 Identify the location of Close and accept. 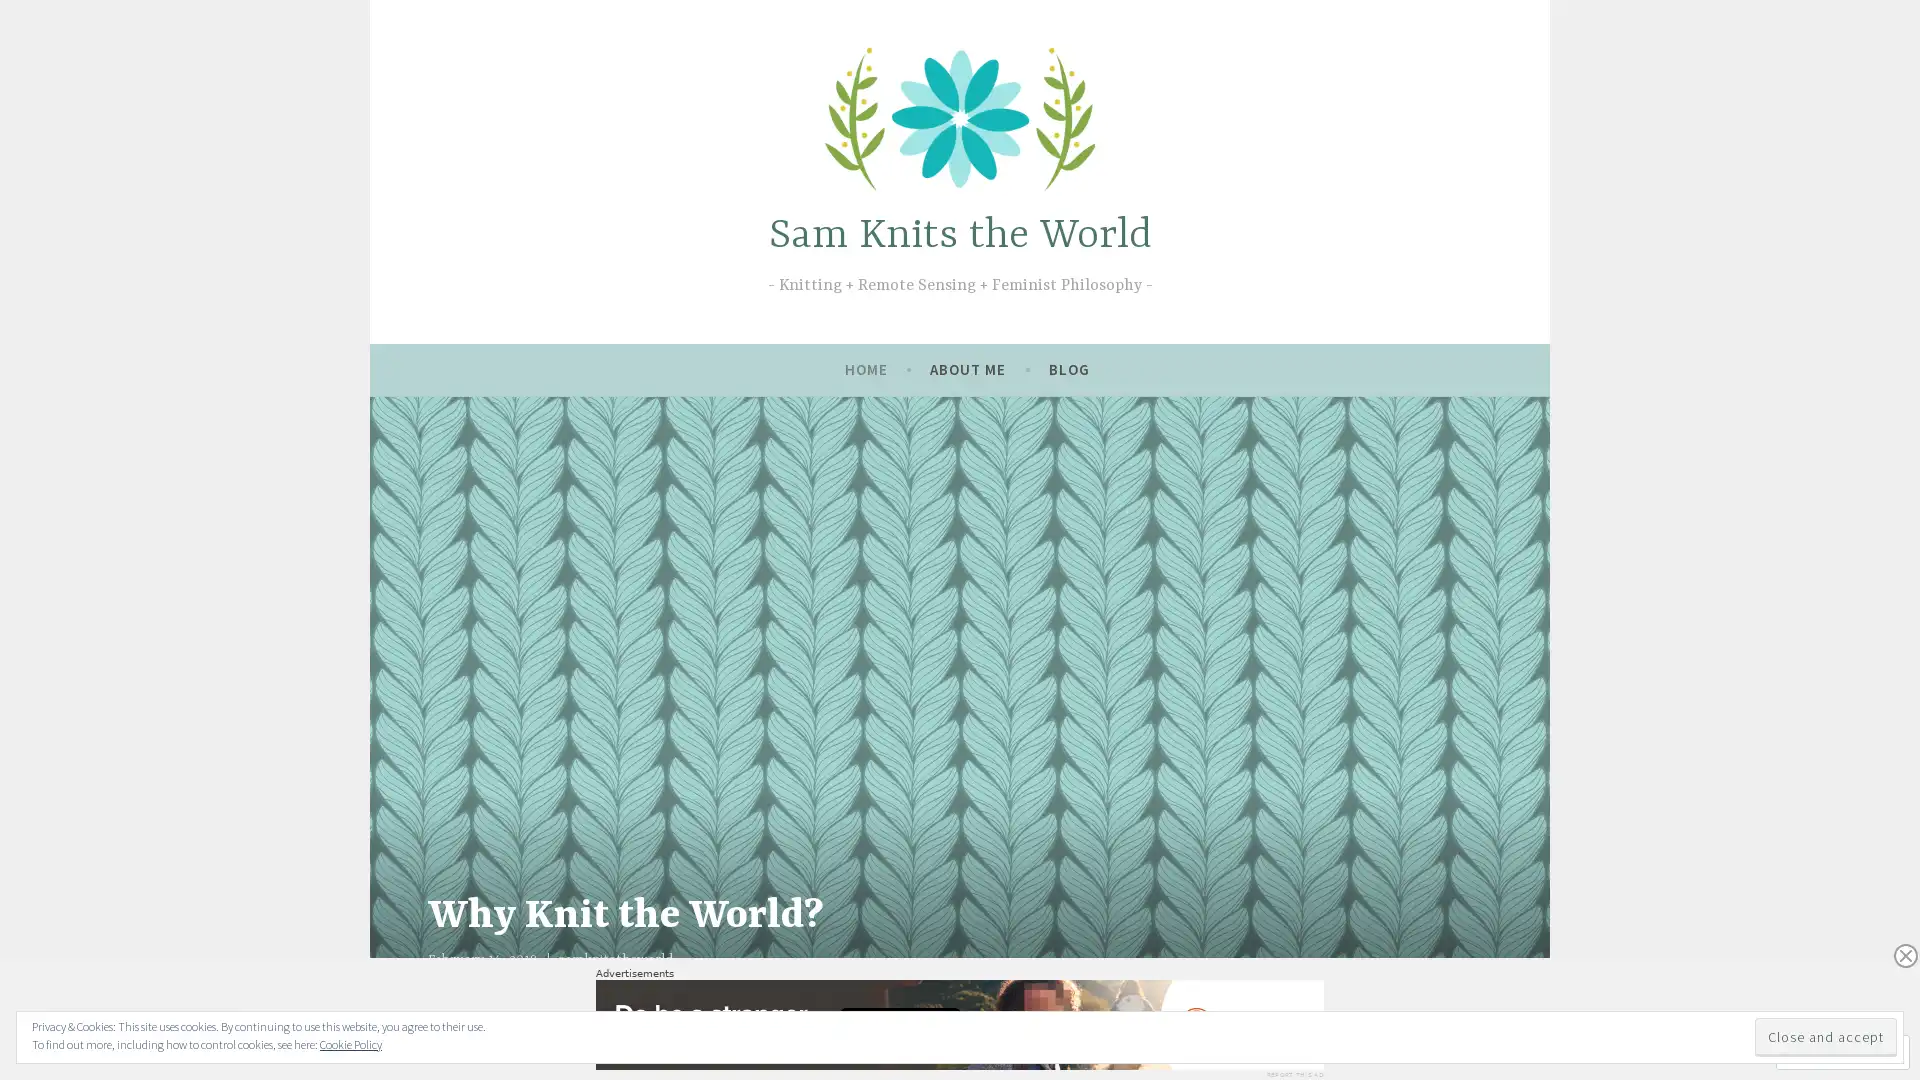
(1825, 1036).